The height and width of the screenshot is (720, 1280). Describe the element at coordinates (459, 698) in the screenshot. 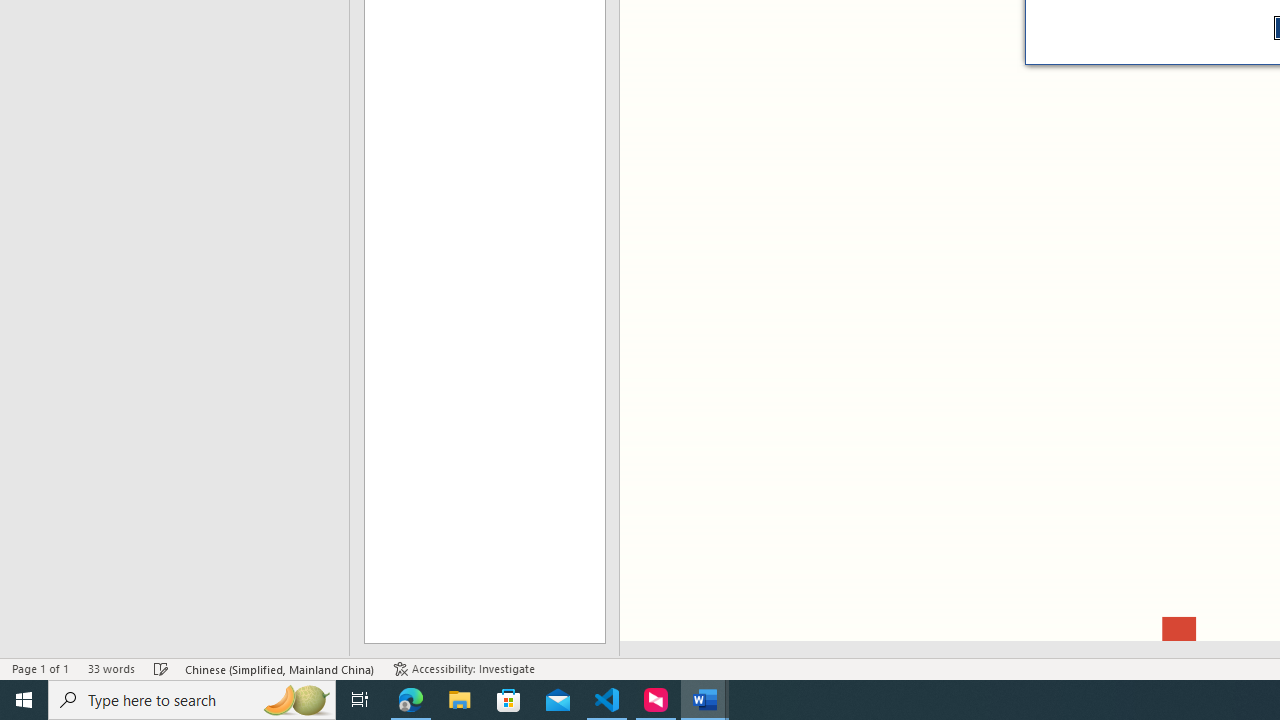

I see `'File Explorer'` at that location.